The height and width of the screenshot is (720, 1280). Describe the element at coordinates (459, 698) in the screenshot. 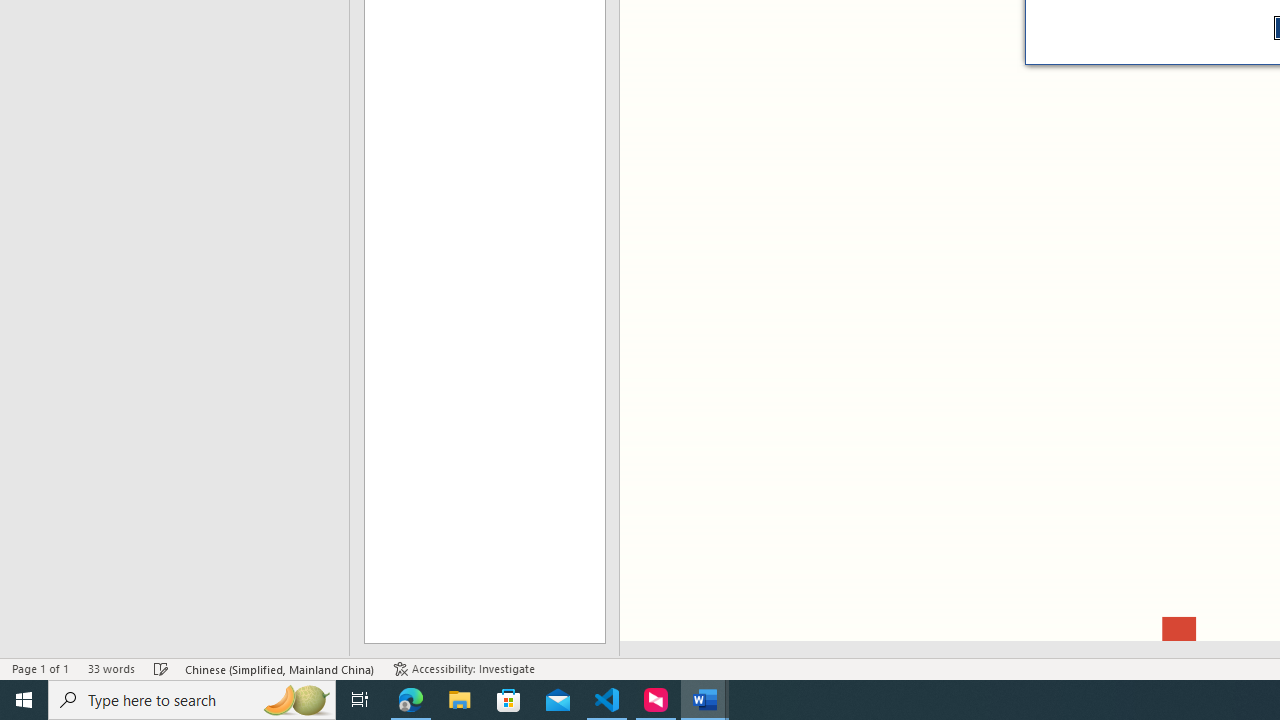

I see `'File Explorer'` at that location.